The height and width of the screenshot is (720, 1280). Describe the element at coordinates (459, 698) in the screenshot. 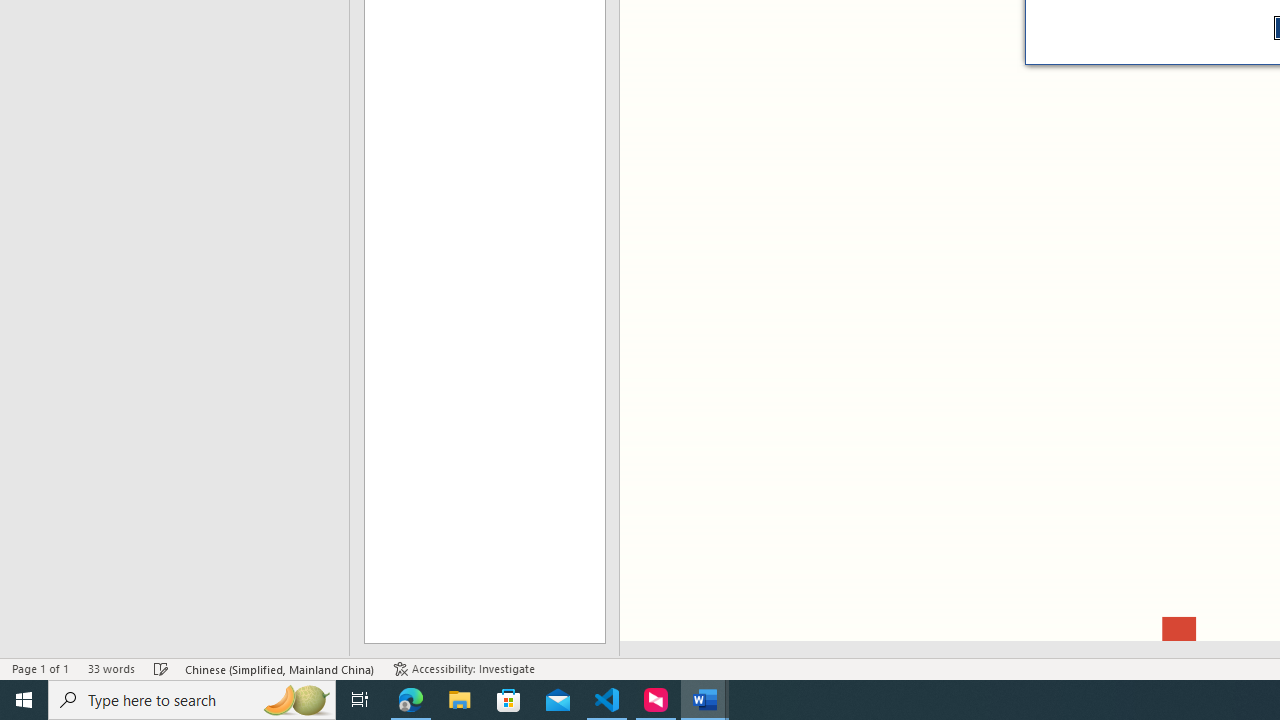

I see `'File Explorer'` at that location.